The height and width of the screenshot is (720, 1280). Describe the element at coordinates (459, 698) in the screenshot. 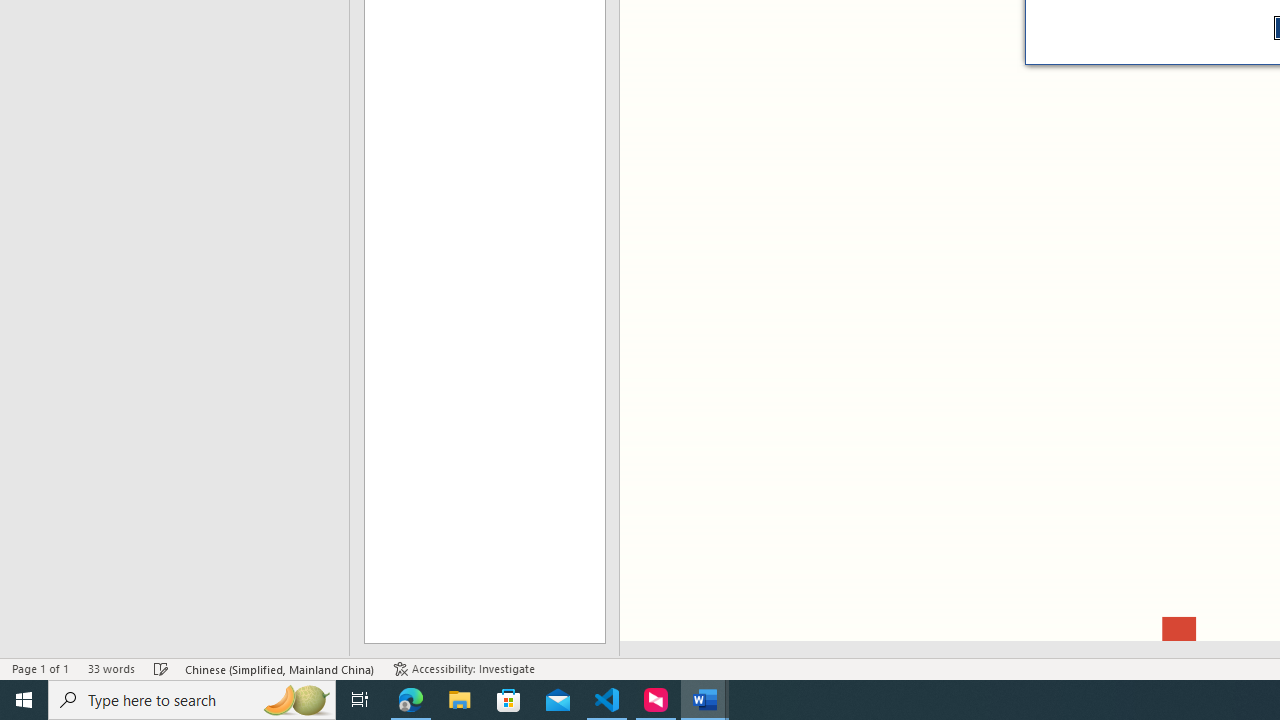

I see `'File Explorer'` at that location.